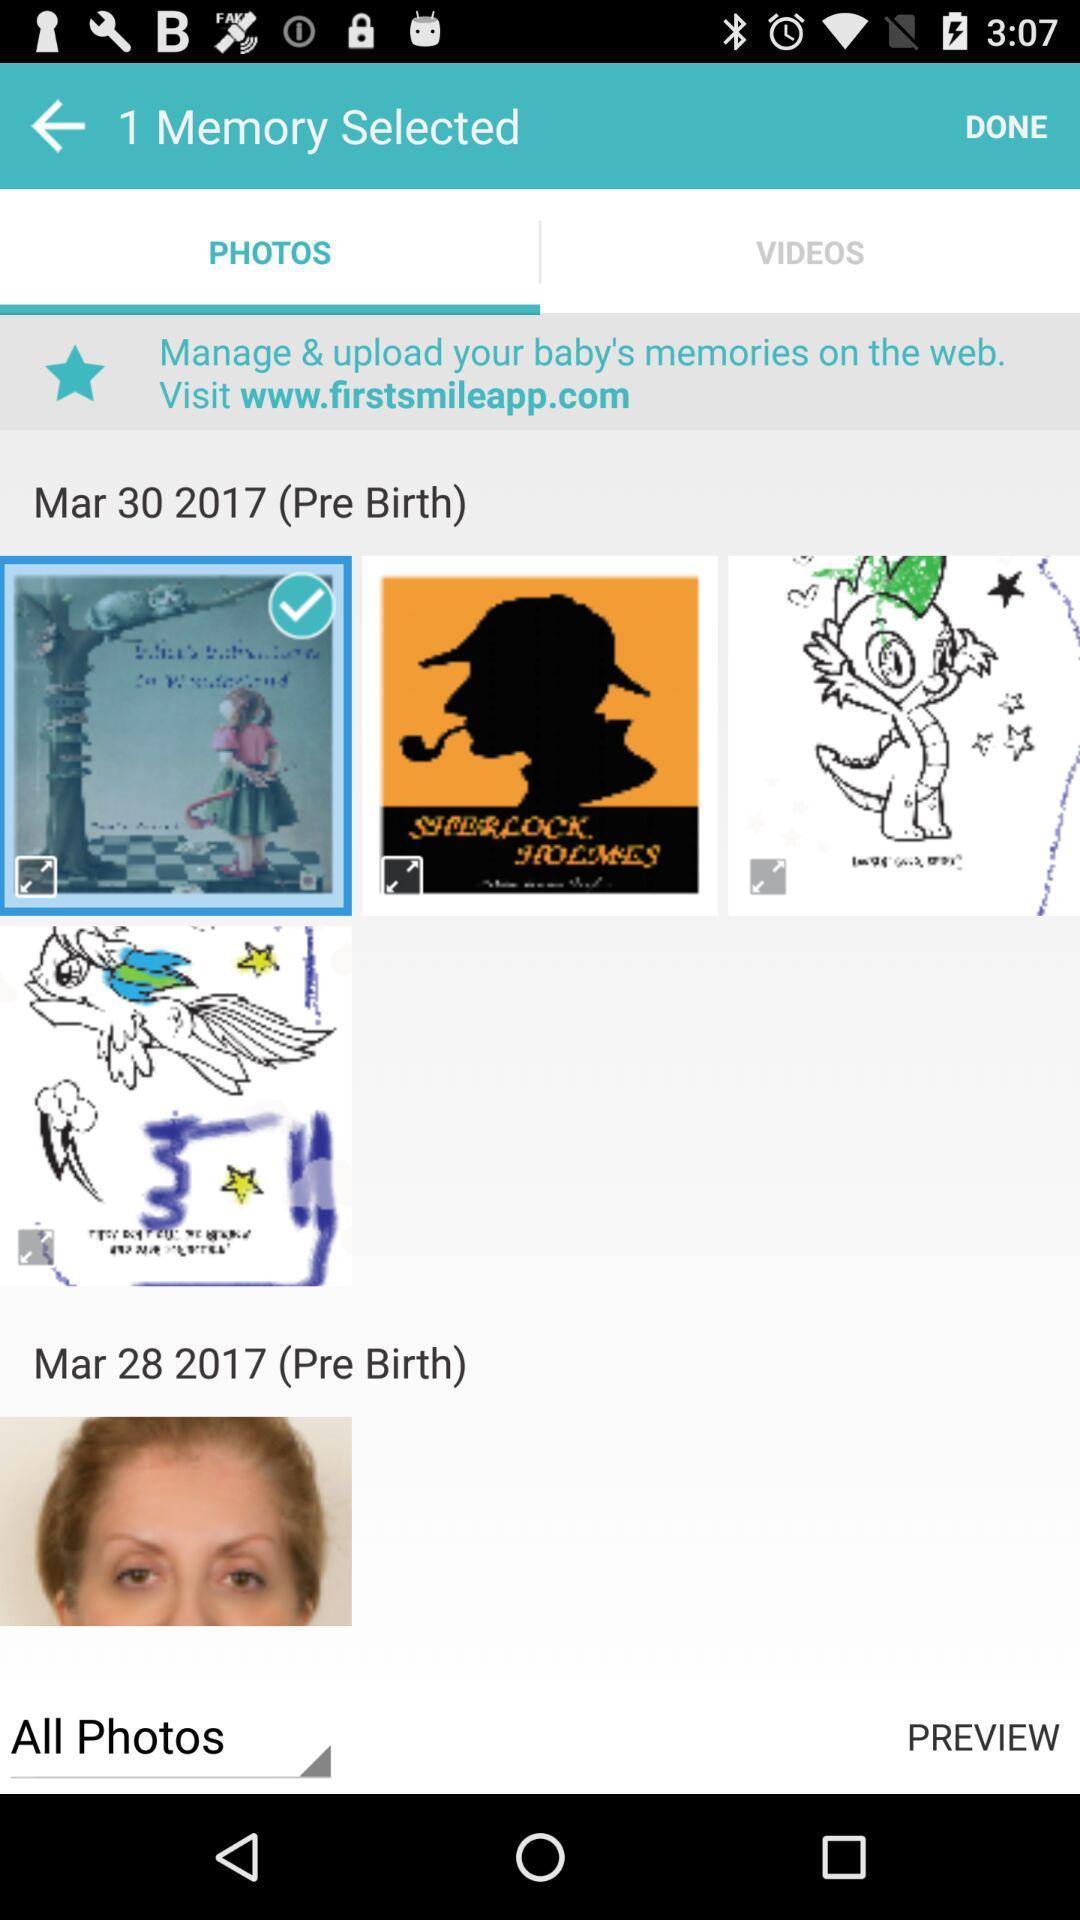 This screenshot has width=1080, height=1920. What do you see at coordinates (174, 1541) in the screenshot?
I see `photo select` at bounding box center [174, 1541].